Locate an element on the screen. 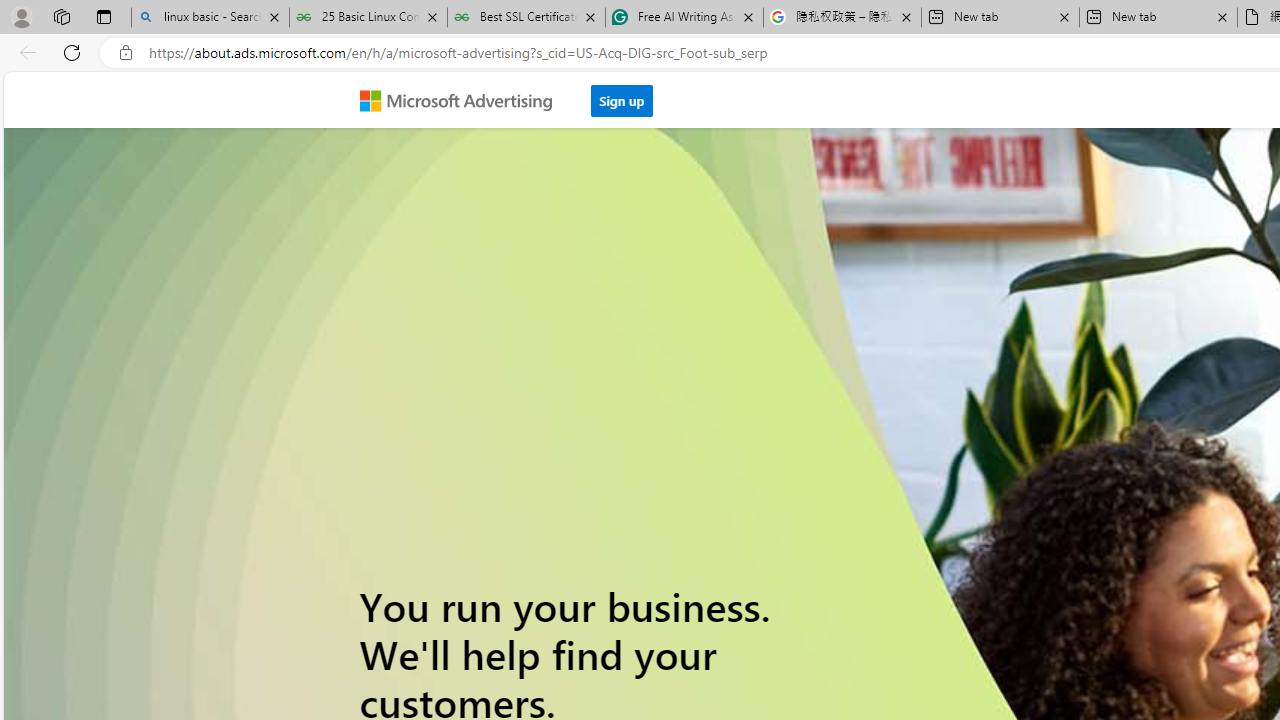  '25 Basic Linux Commands For Beginners - GeeksforGeeks' is located at coordinates (368, 17).